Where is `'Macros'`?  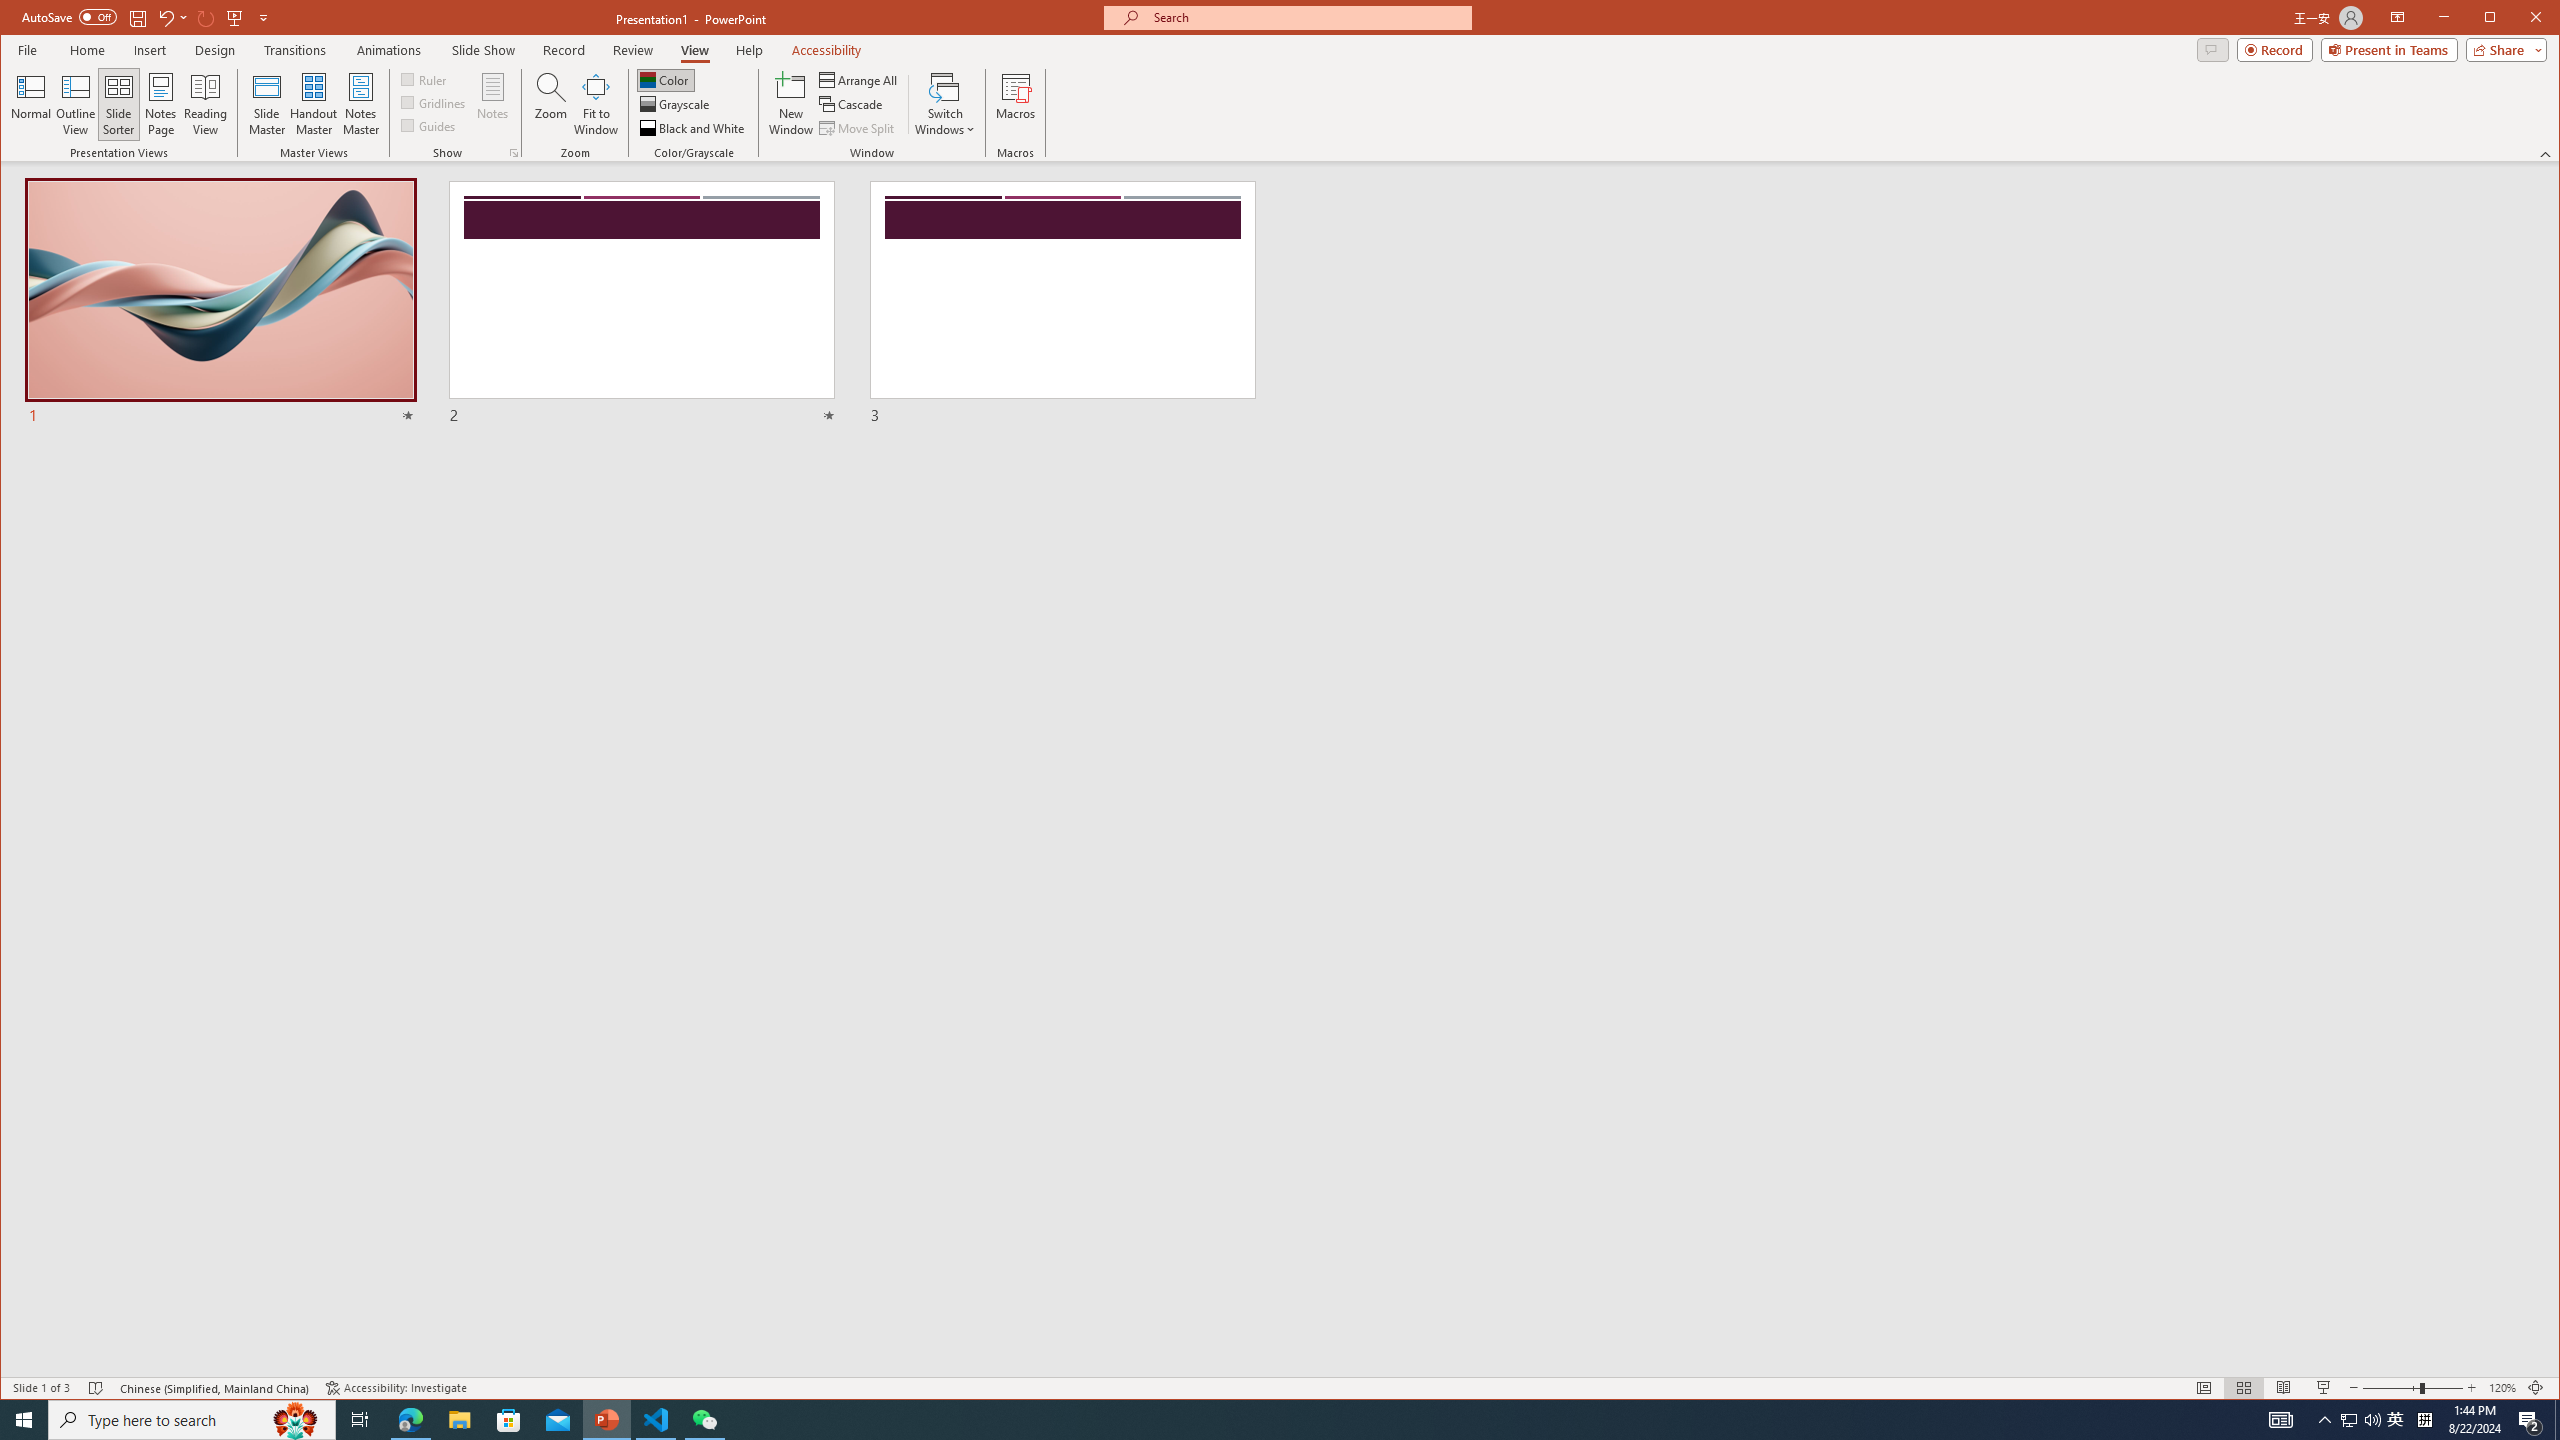 'Macros' is located at coordinates (1015, 103).